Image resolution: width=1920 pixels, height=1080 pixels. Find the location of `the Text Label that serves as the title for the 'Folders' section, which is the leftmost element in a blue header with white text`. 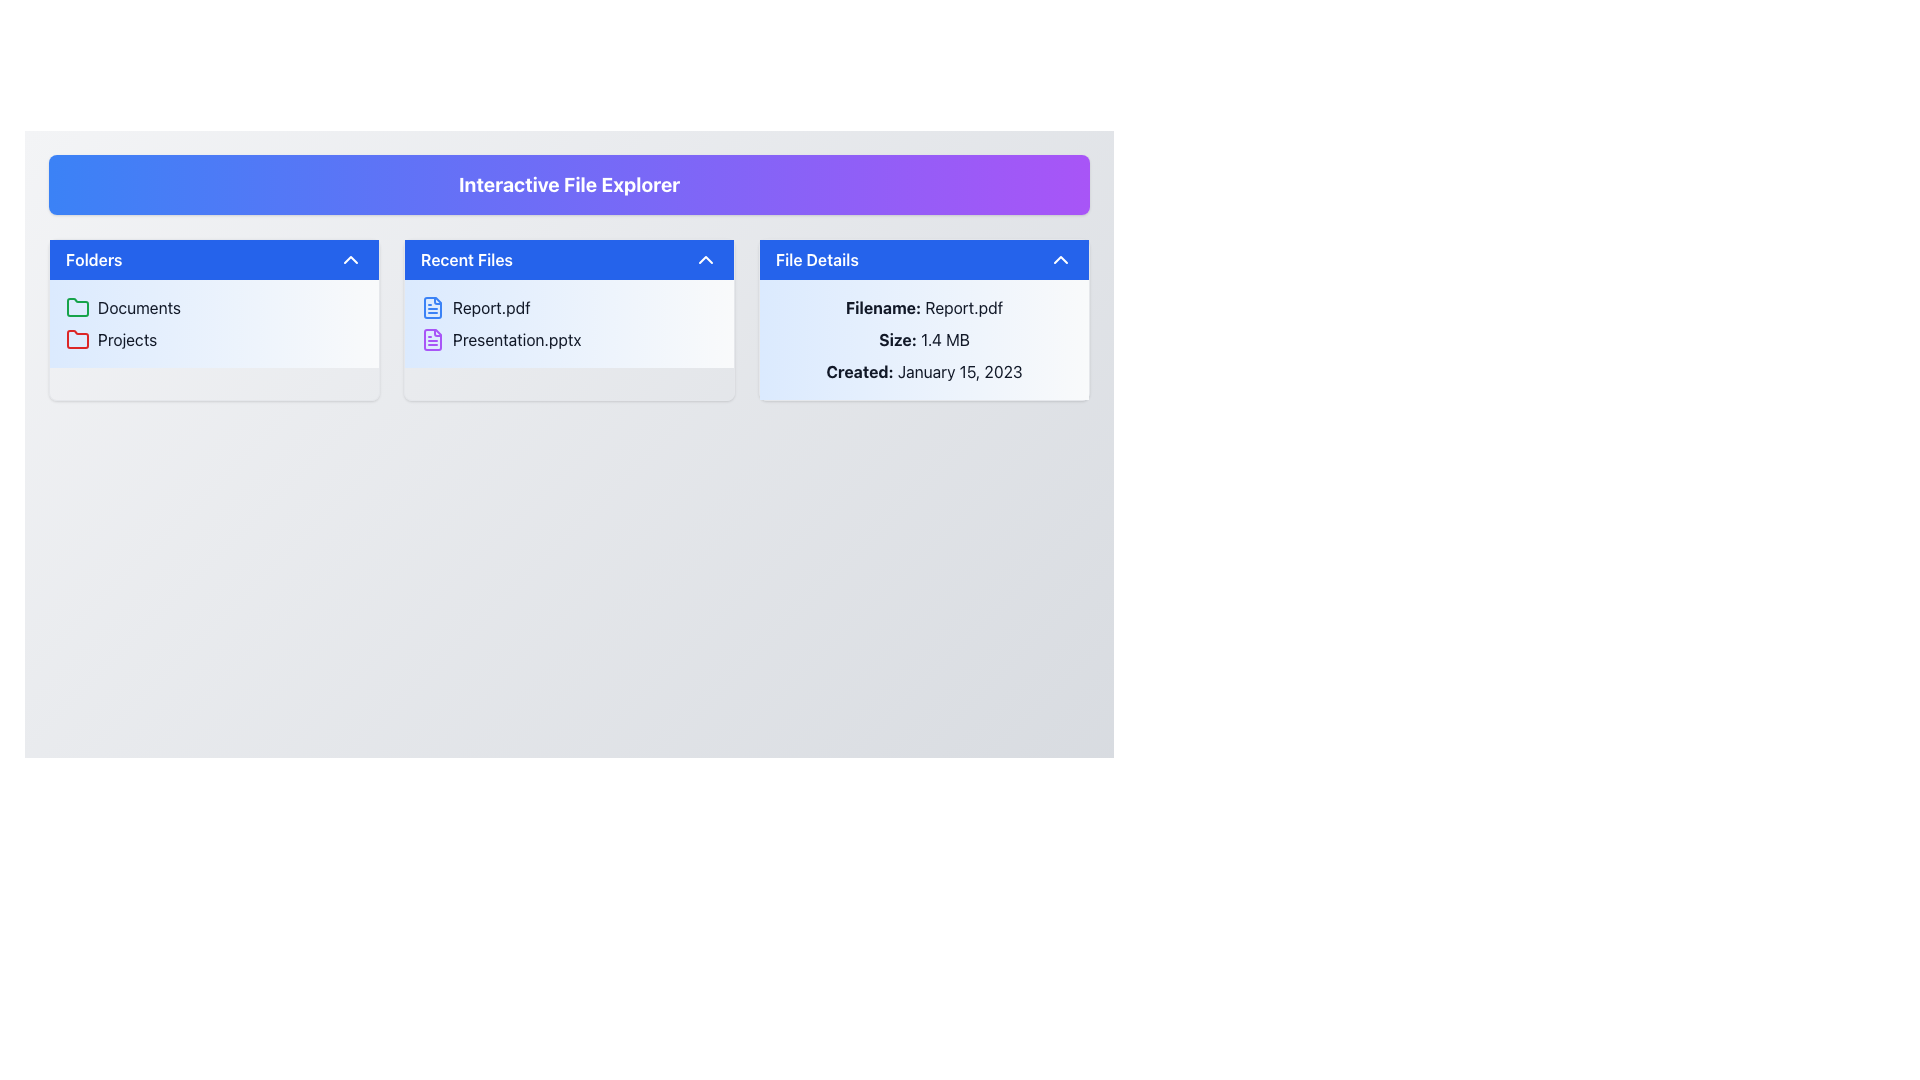

the Text Label that serves as the title for the 'Folders' section, which is the leftmost element in a blue header with white text is located at coordinates (93, 258).